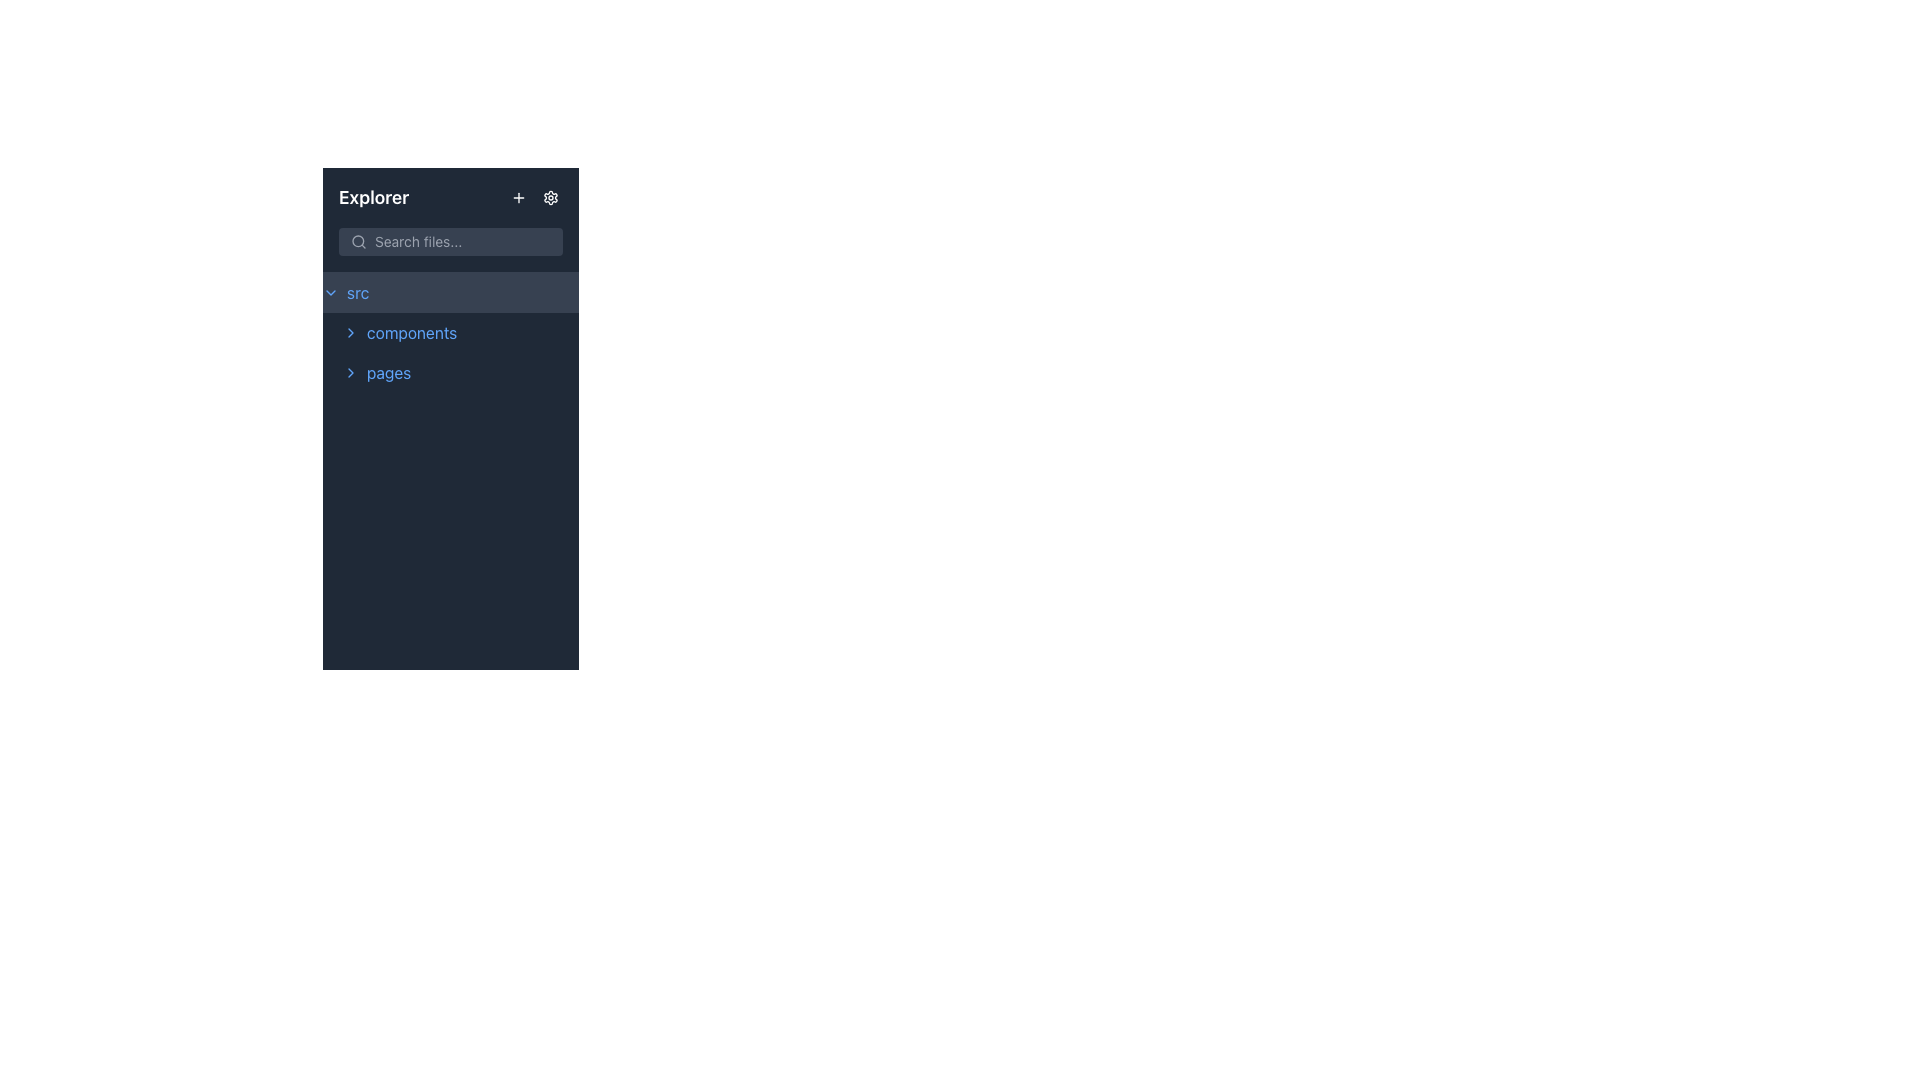  What do you see at coordinates (518, 197) in the screenshot?
I see `the first button in the horizontal row of buttons in the 'Explorer' menu panel, which contains a plus sign SVG icon` at bounding box center [518, 197].